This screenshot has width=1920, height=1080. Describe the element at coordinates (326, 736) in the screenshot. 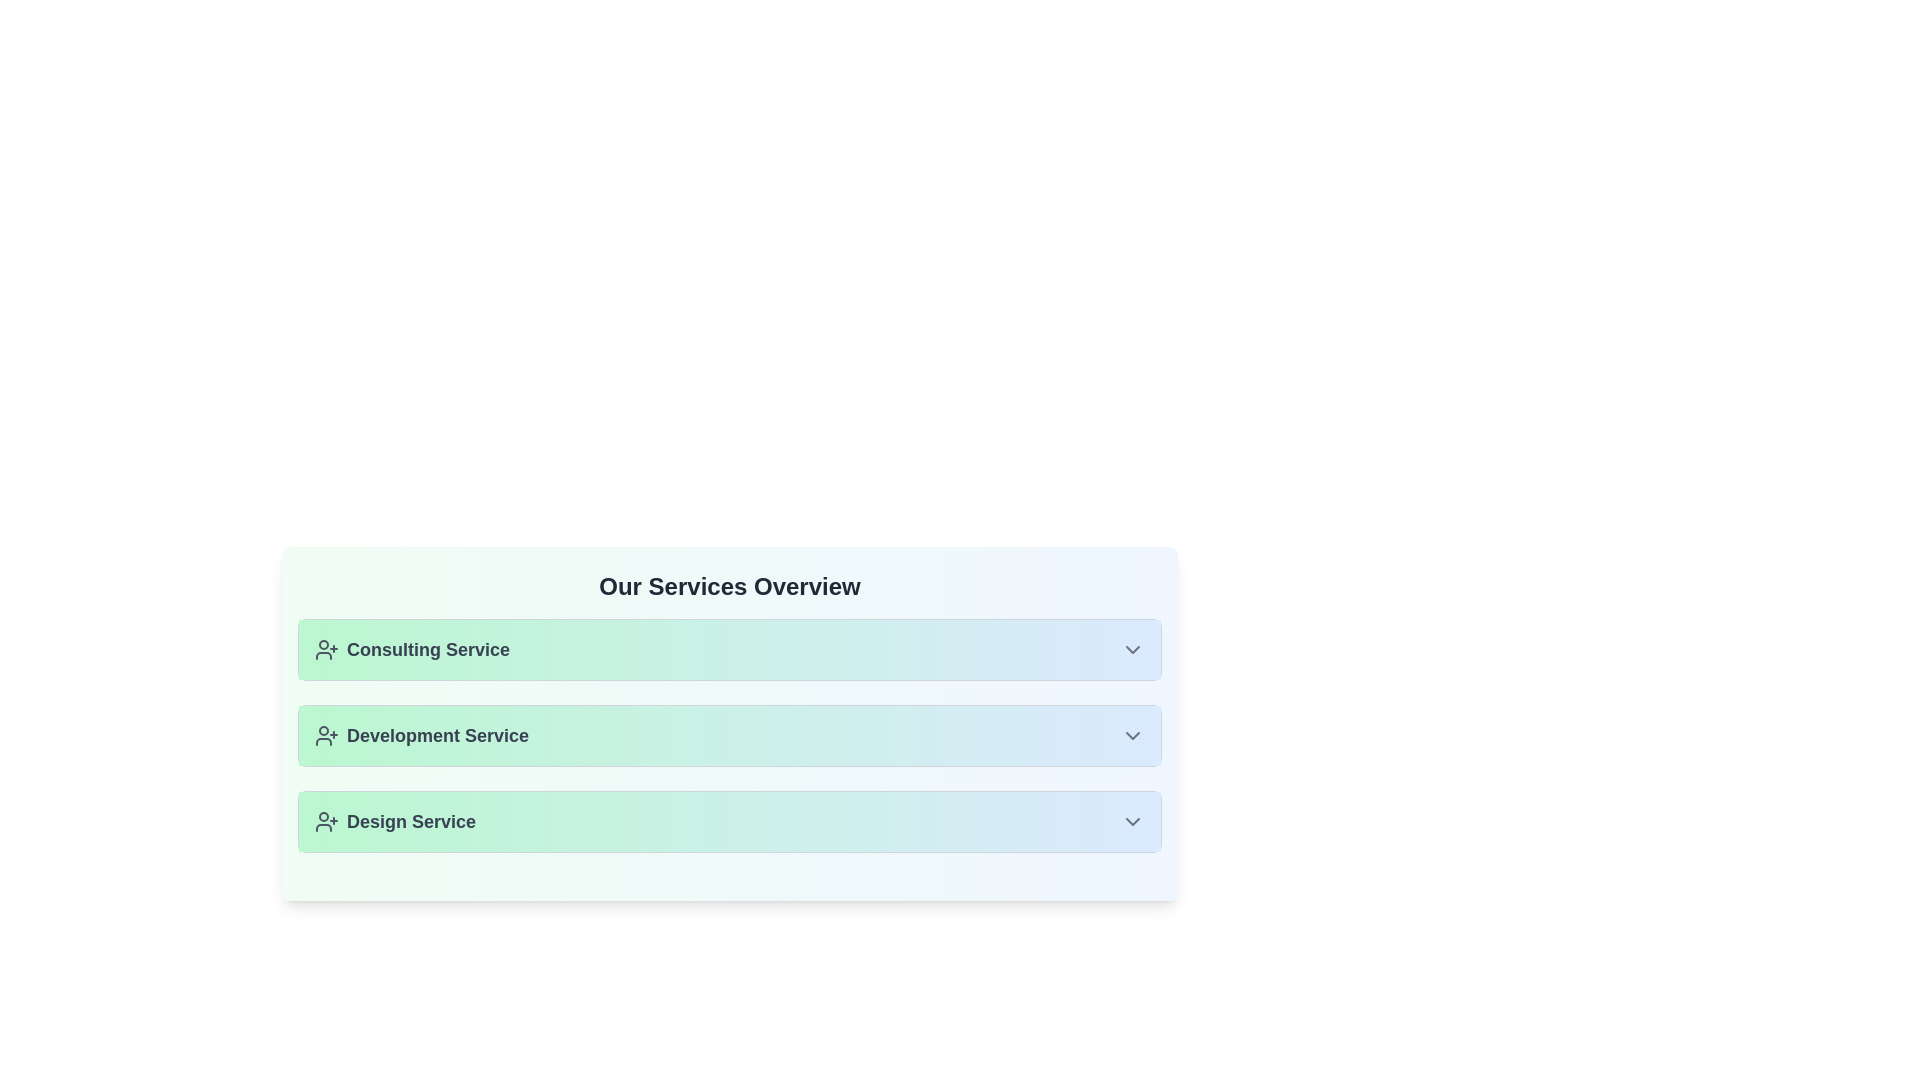

I see `the icon located to the left of the text 'Development Service', which signifies an action related` at that location.